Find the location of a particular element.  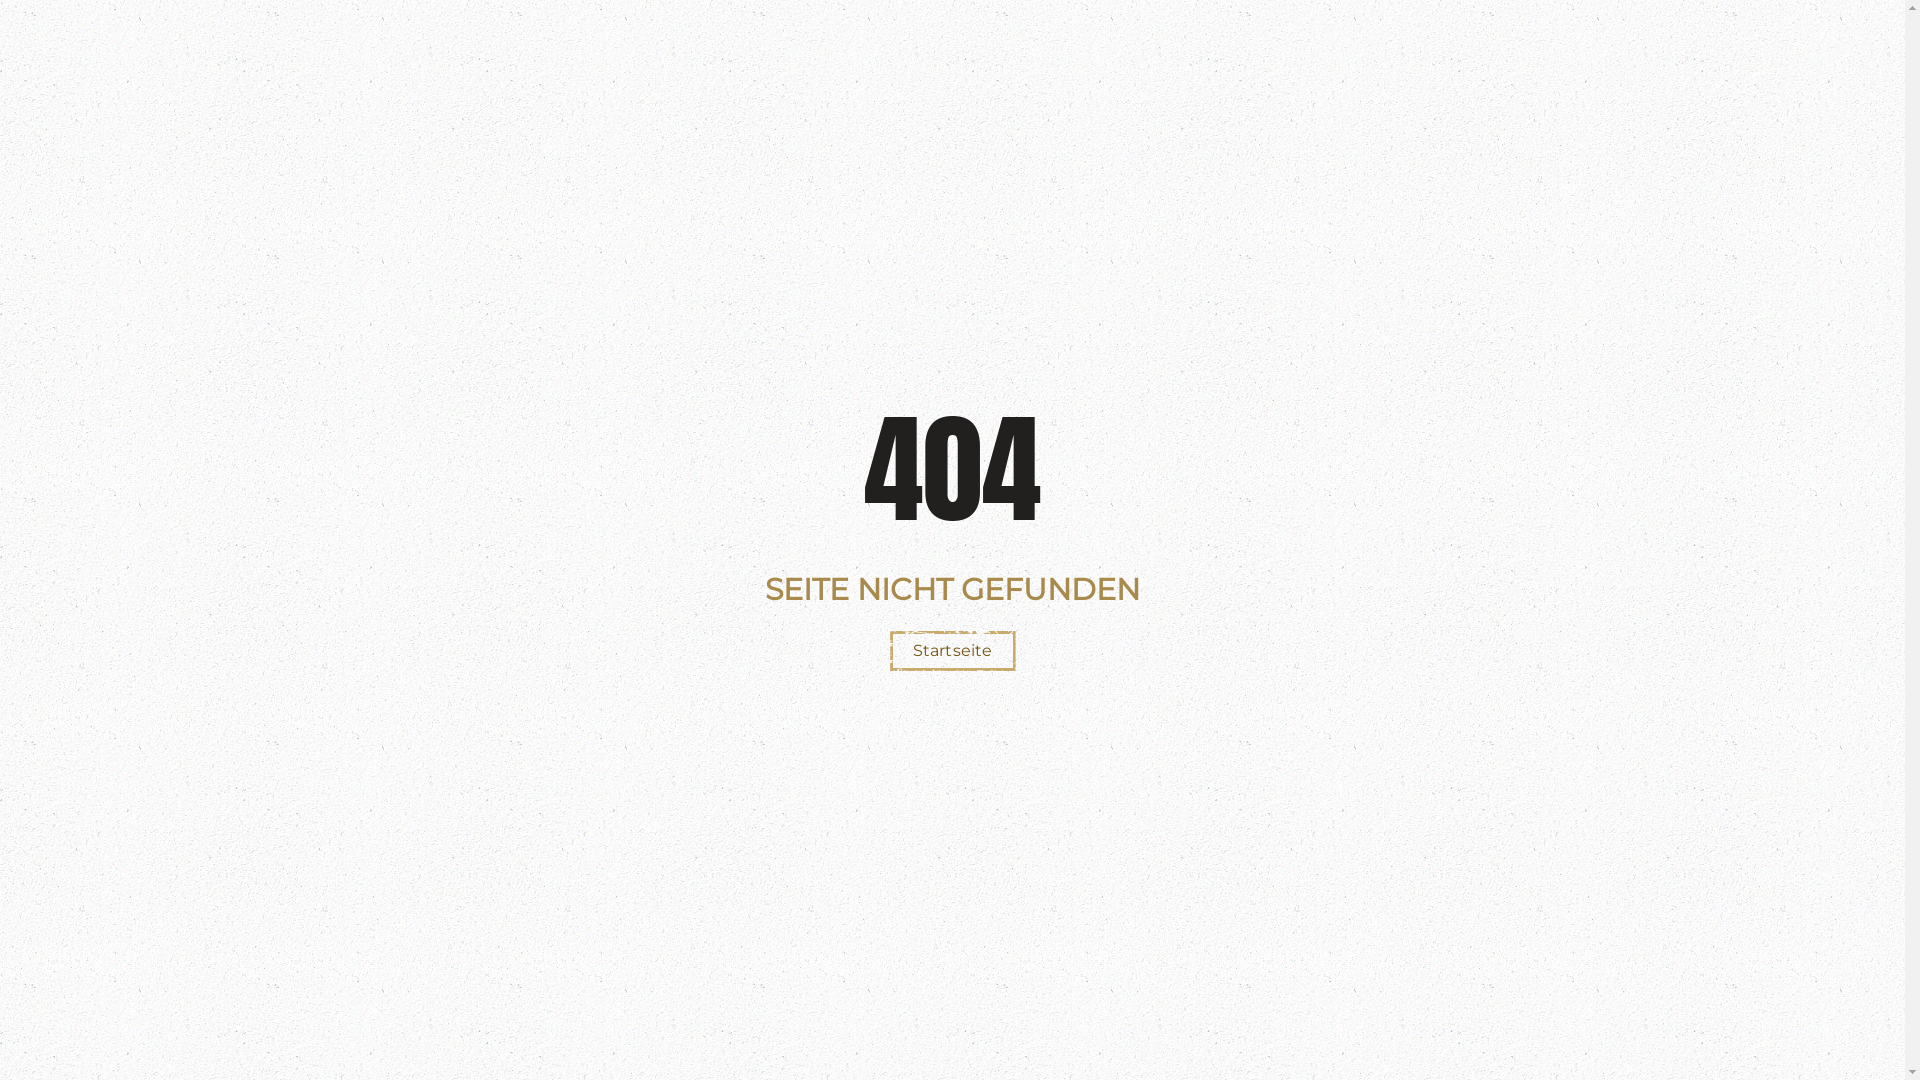

'Startseite' is located at coordinates (952, 651).